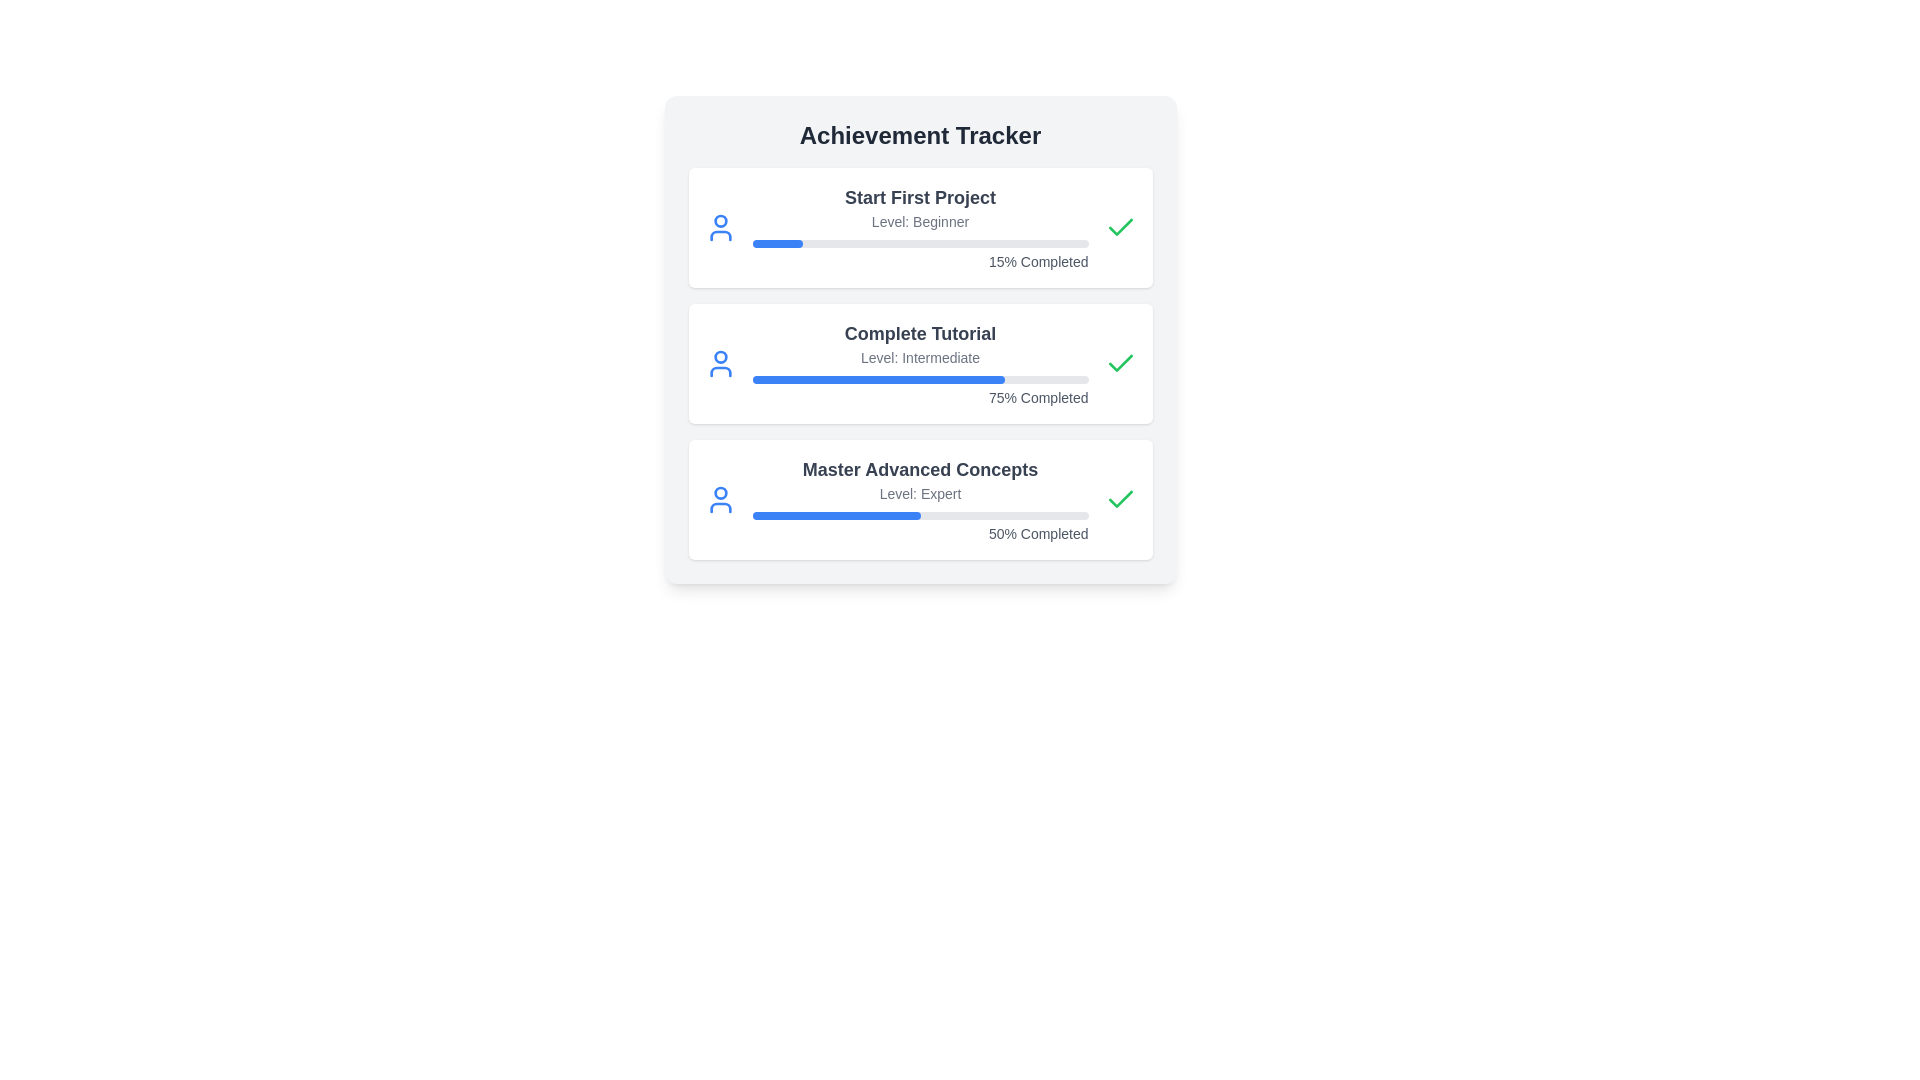 The width and height of the screenshot is (1920, 1080). I want to click on the Circular SVG Element that represents the head of the user figure within the user profile icon located on the left side of the 'Master Advanced Concepts' section, so click(720, 493).